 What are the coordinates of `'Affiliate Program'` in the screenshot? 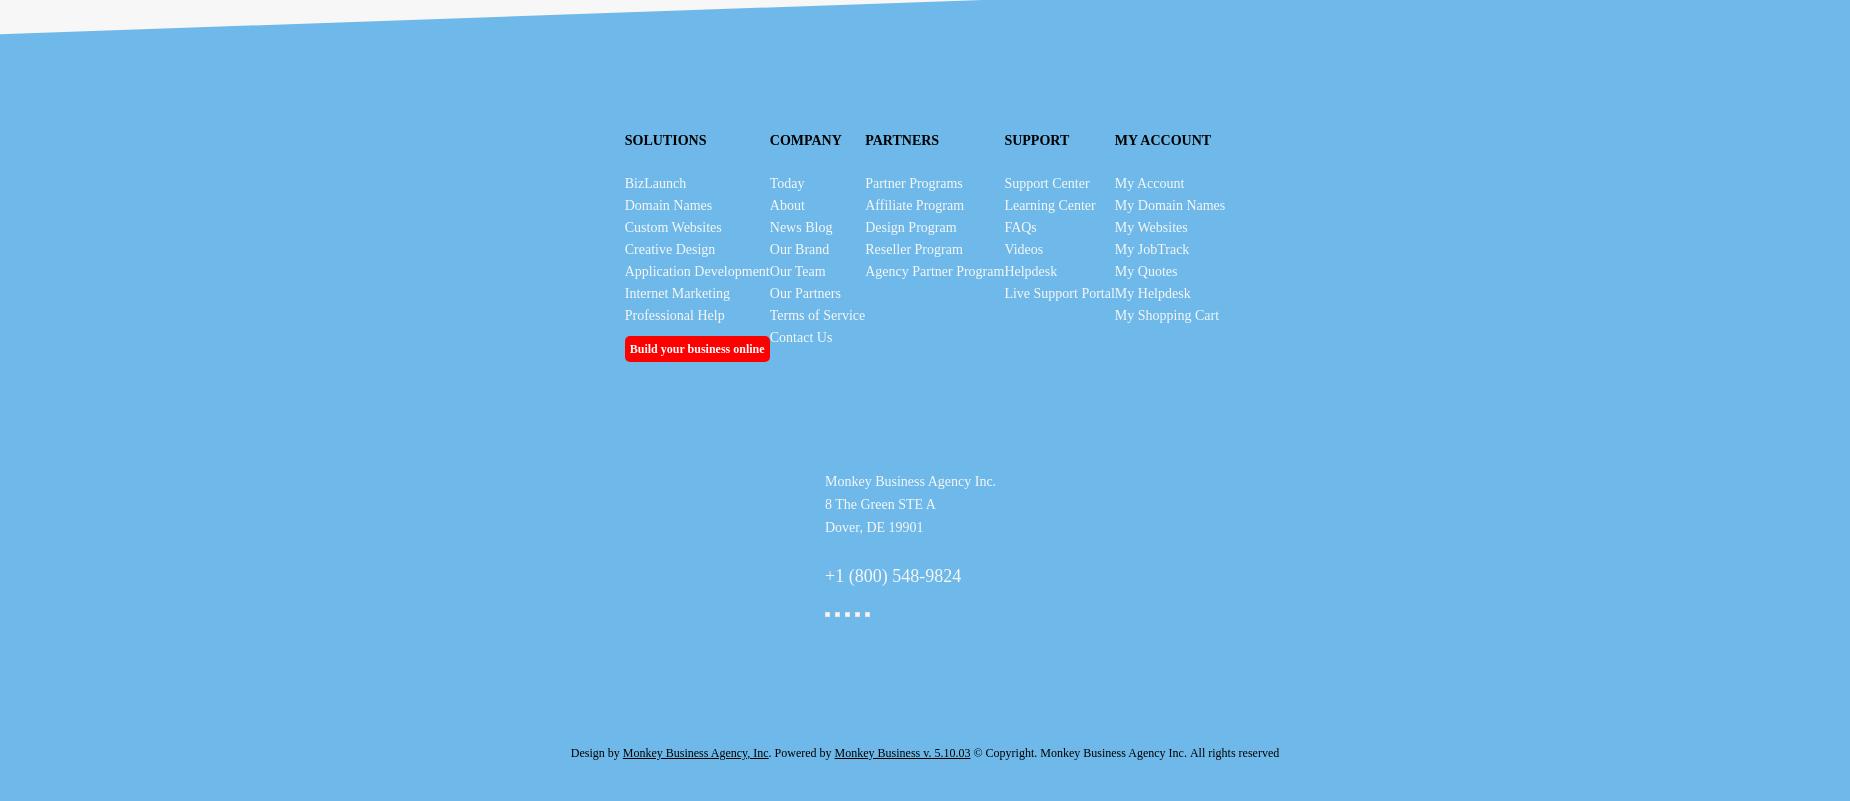 It's located at (914, 204).